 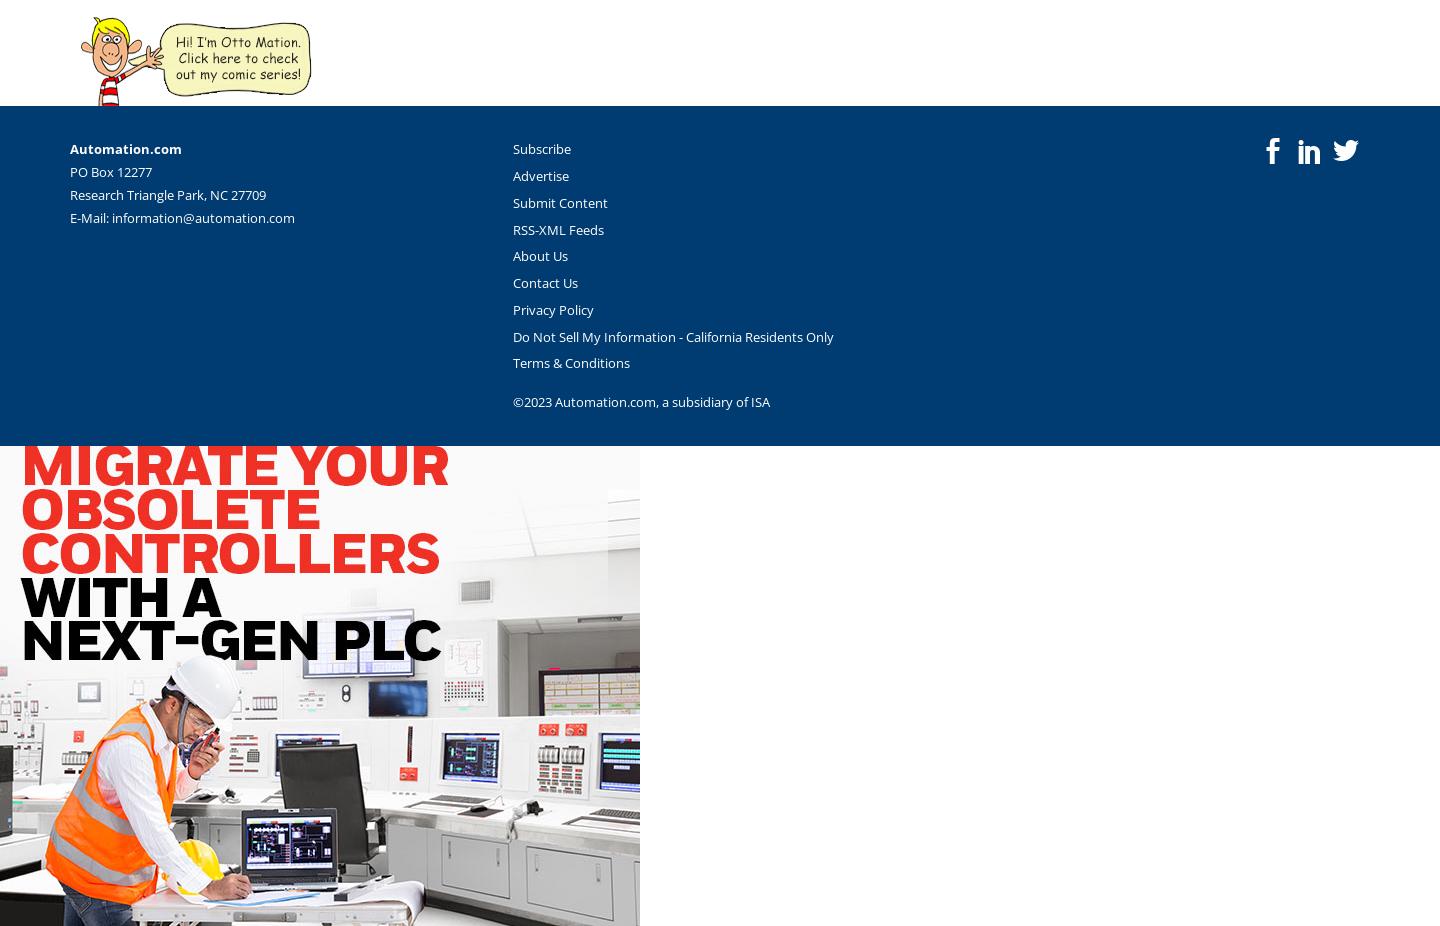 What do you see at coordinates (542, 147) in the screenshot?
I see `'Subscribe'` at bounding box center [542, 147].